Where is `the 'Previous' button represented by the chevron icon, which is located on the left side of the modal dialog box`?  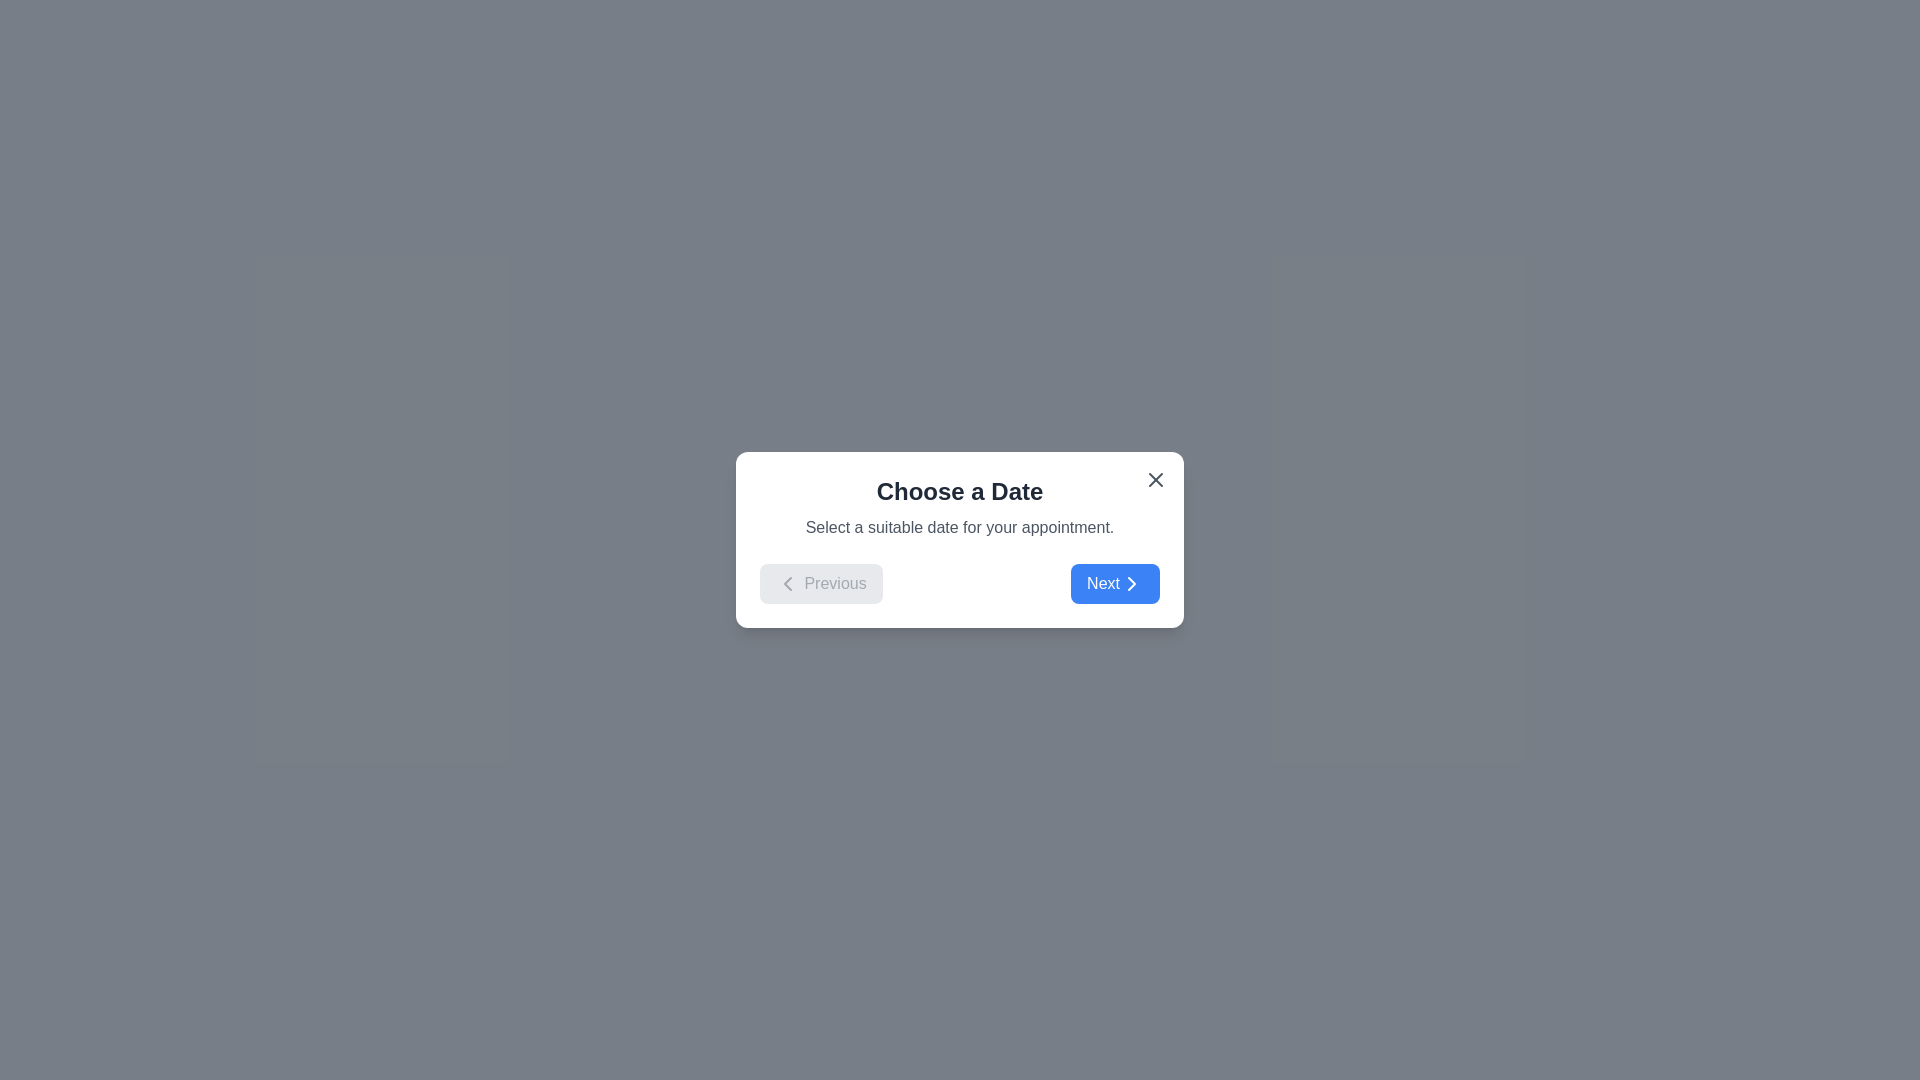 the 'Previous' button represented by the chevron icon, which is located on the left side of the modal dialog box is located at coordinates (786, 583).